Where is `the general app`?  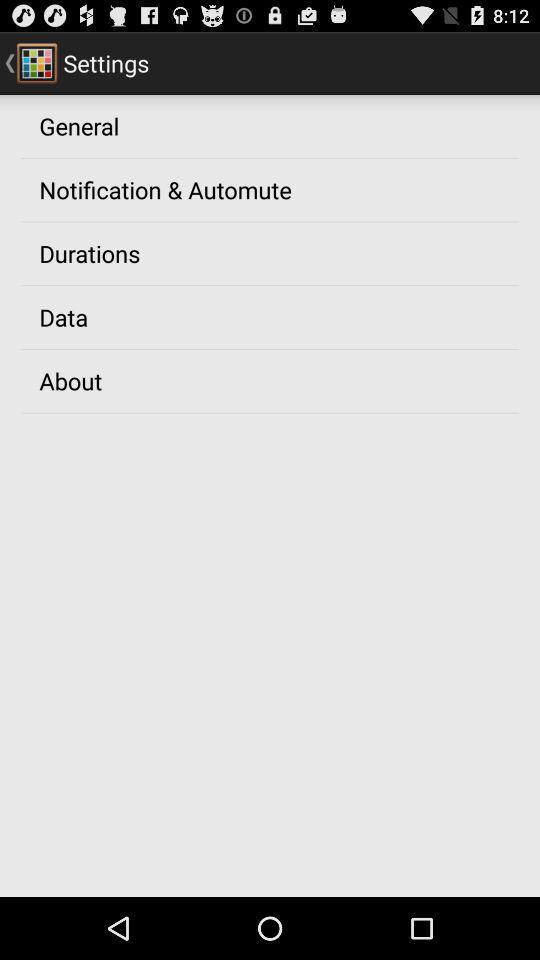
the general app is located at coordinates (78, 124).